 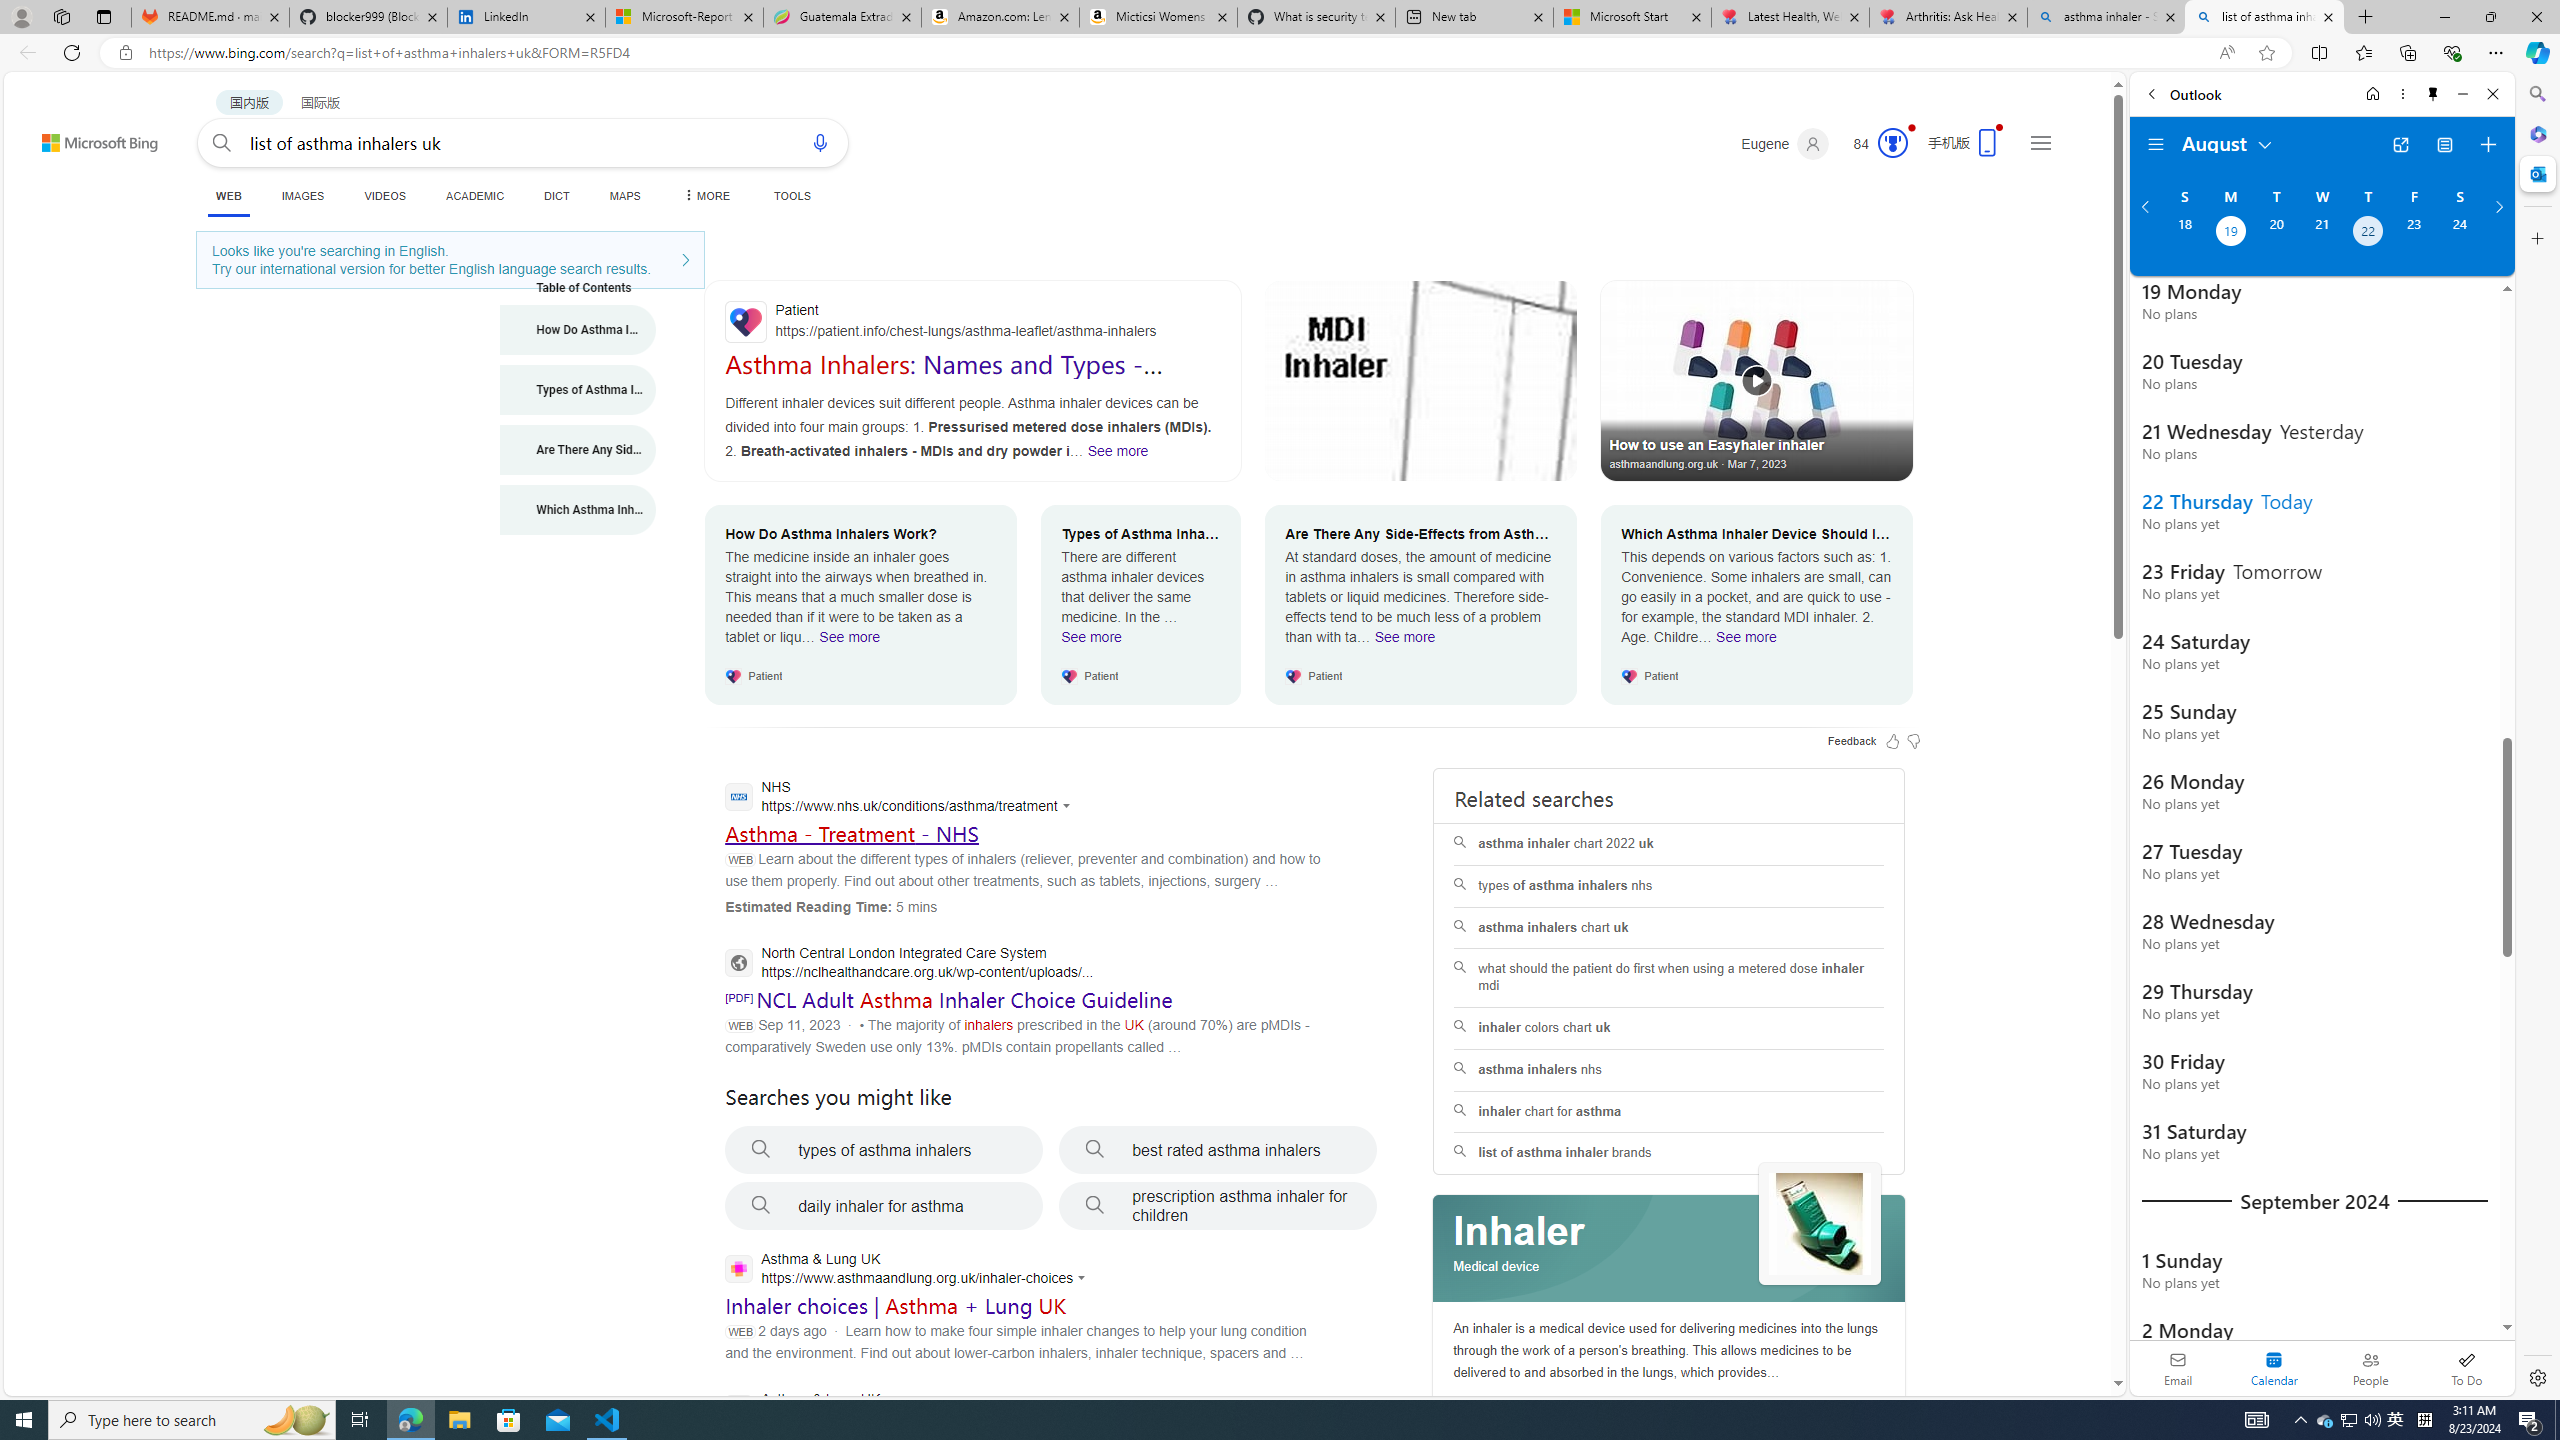 What do you see at coordinates (1668, 1153) in the screenshot?
I see `'list of asthma inhaler brands'` at bounding box center [1668, 1153].